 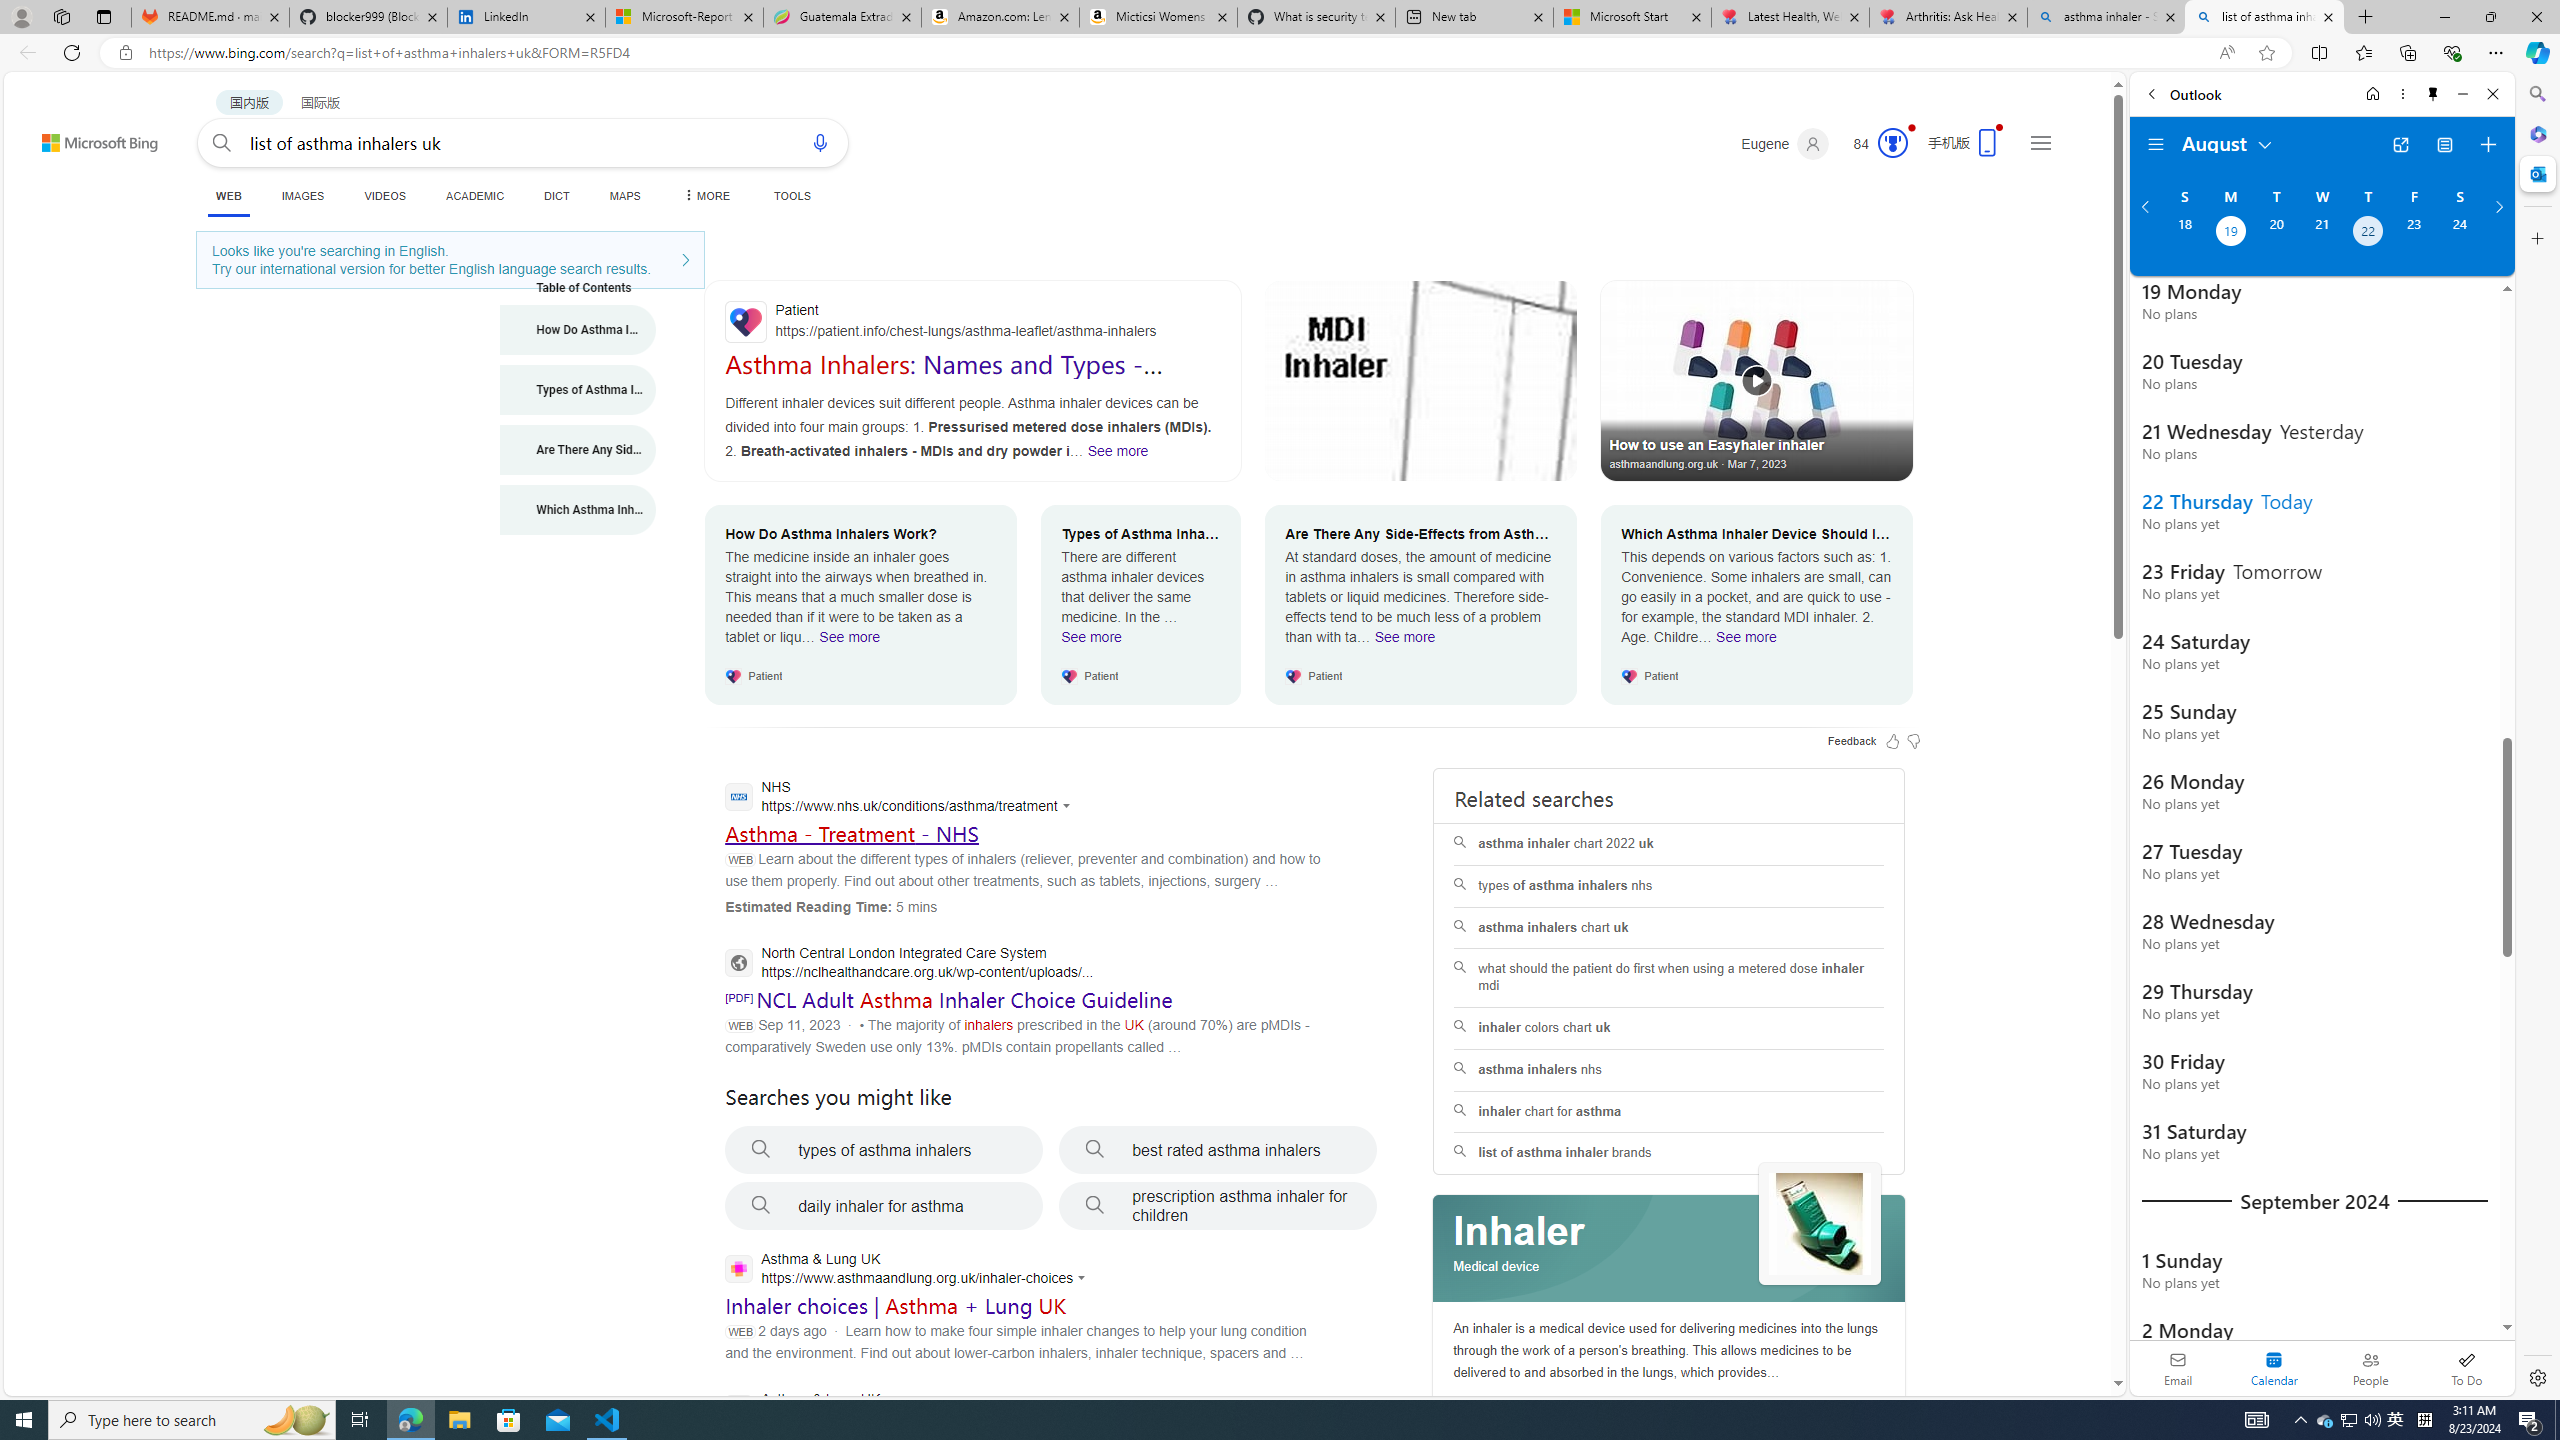 What do you see at coordinates (1668, 1153) in the screenshot?
I see `'list of asthma inhaler brands'` at bounding box center [1668, 1153].